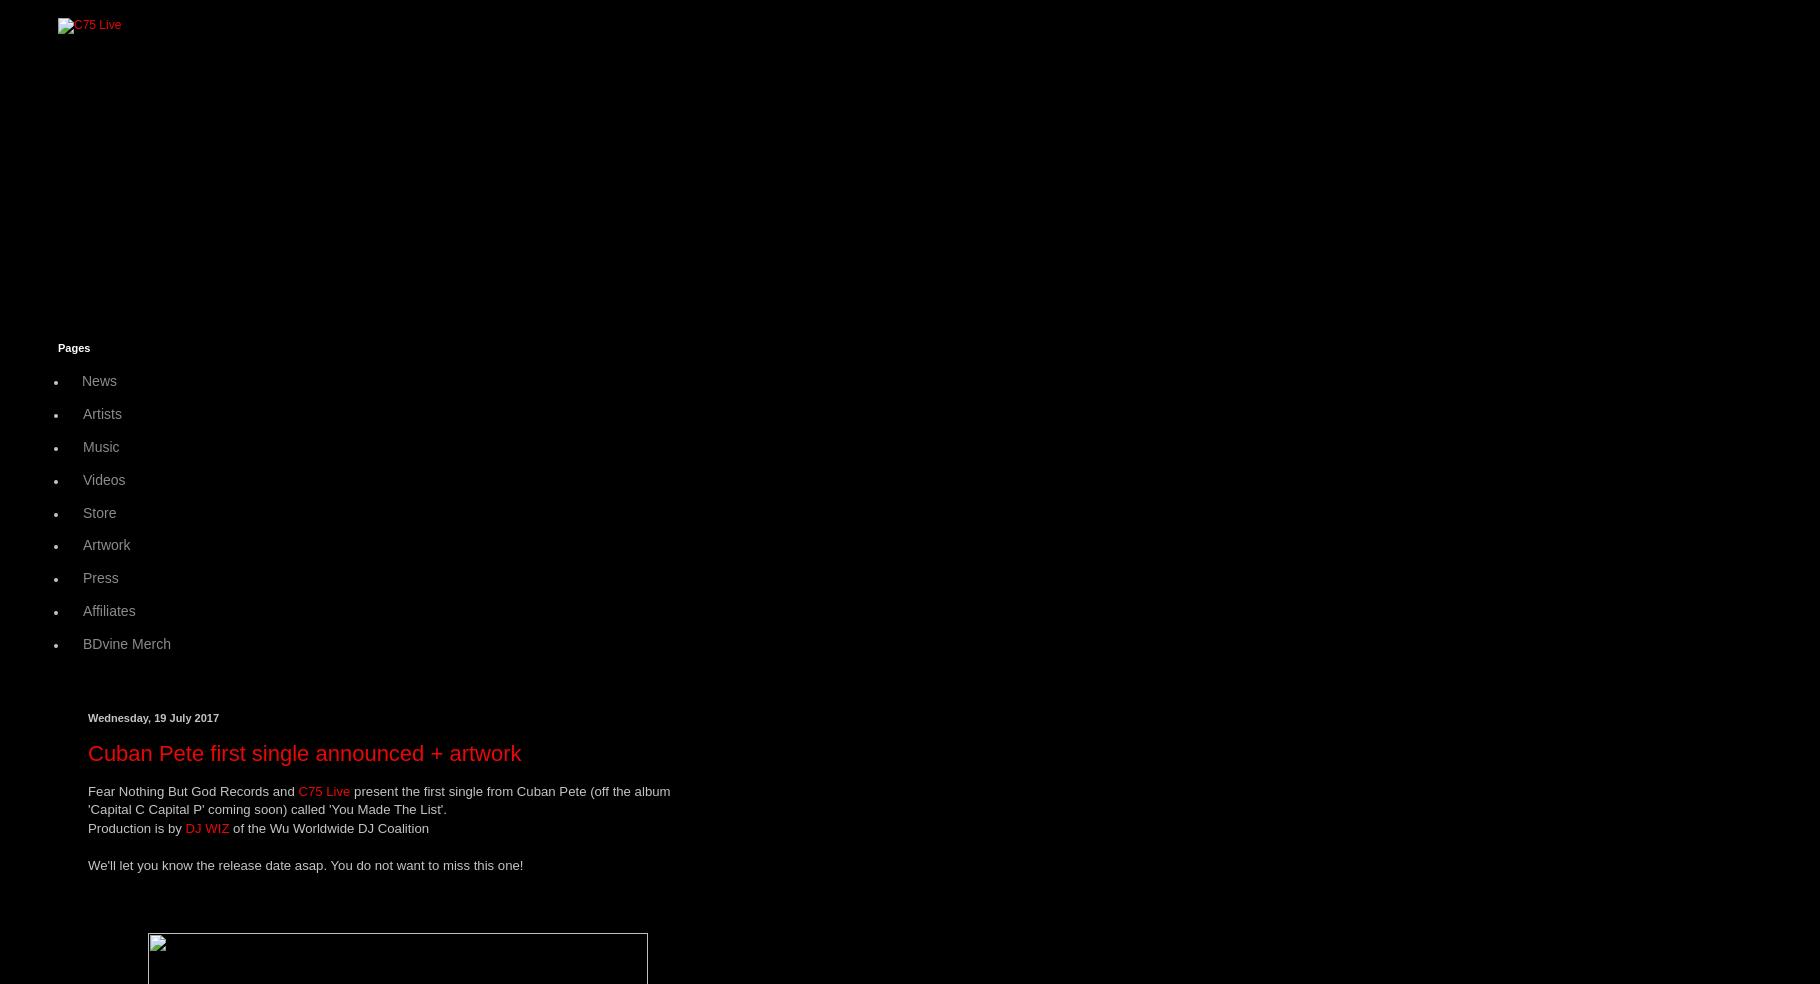  I want to click on 'Cuban Pete first single announced + artwork', so click(88, 751).